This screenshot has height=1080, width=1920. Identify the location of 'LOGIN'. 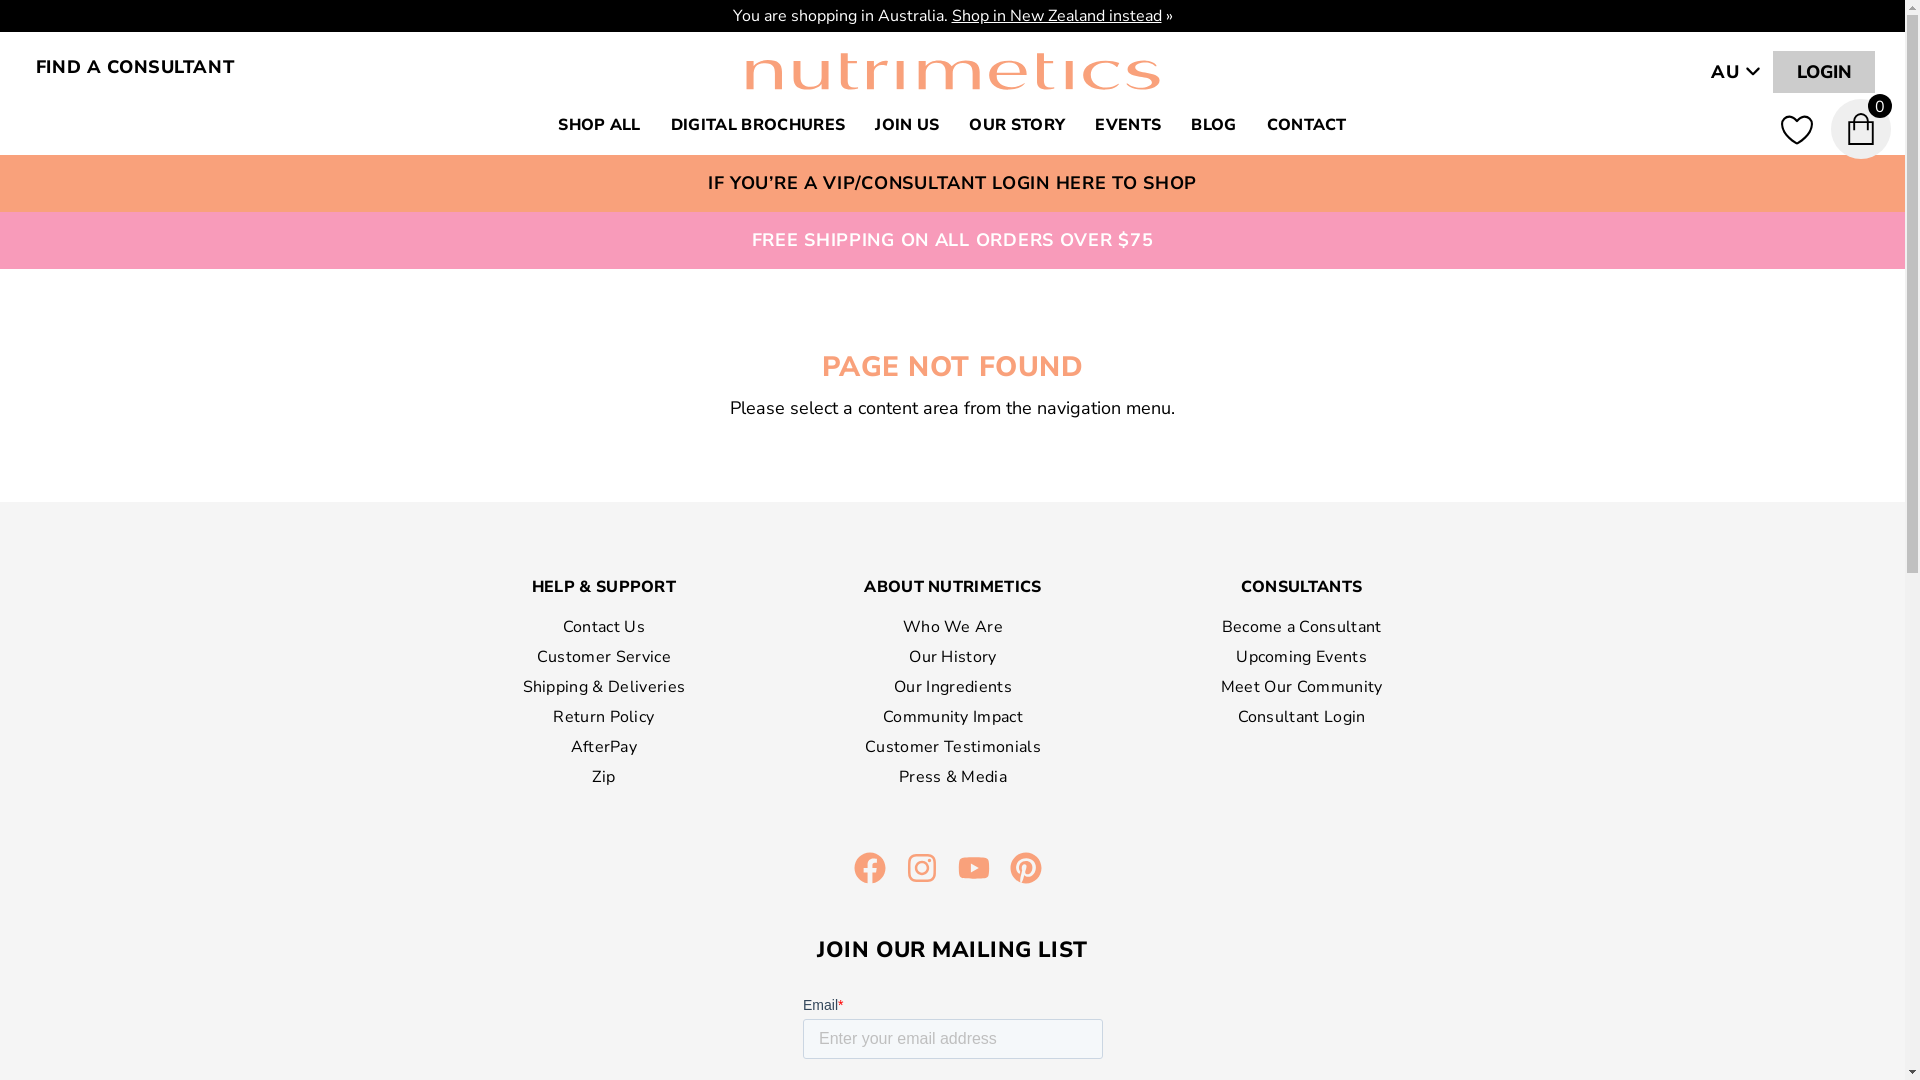
(1824, 71).